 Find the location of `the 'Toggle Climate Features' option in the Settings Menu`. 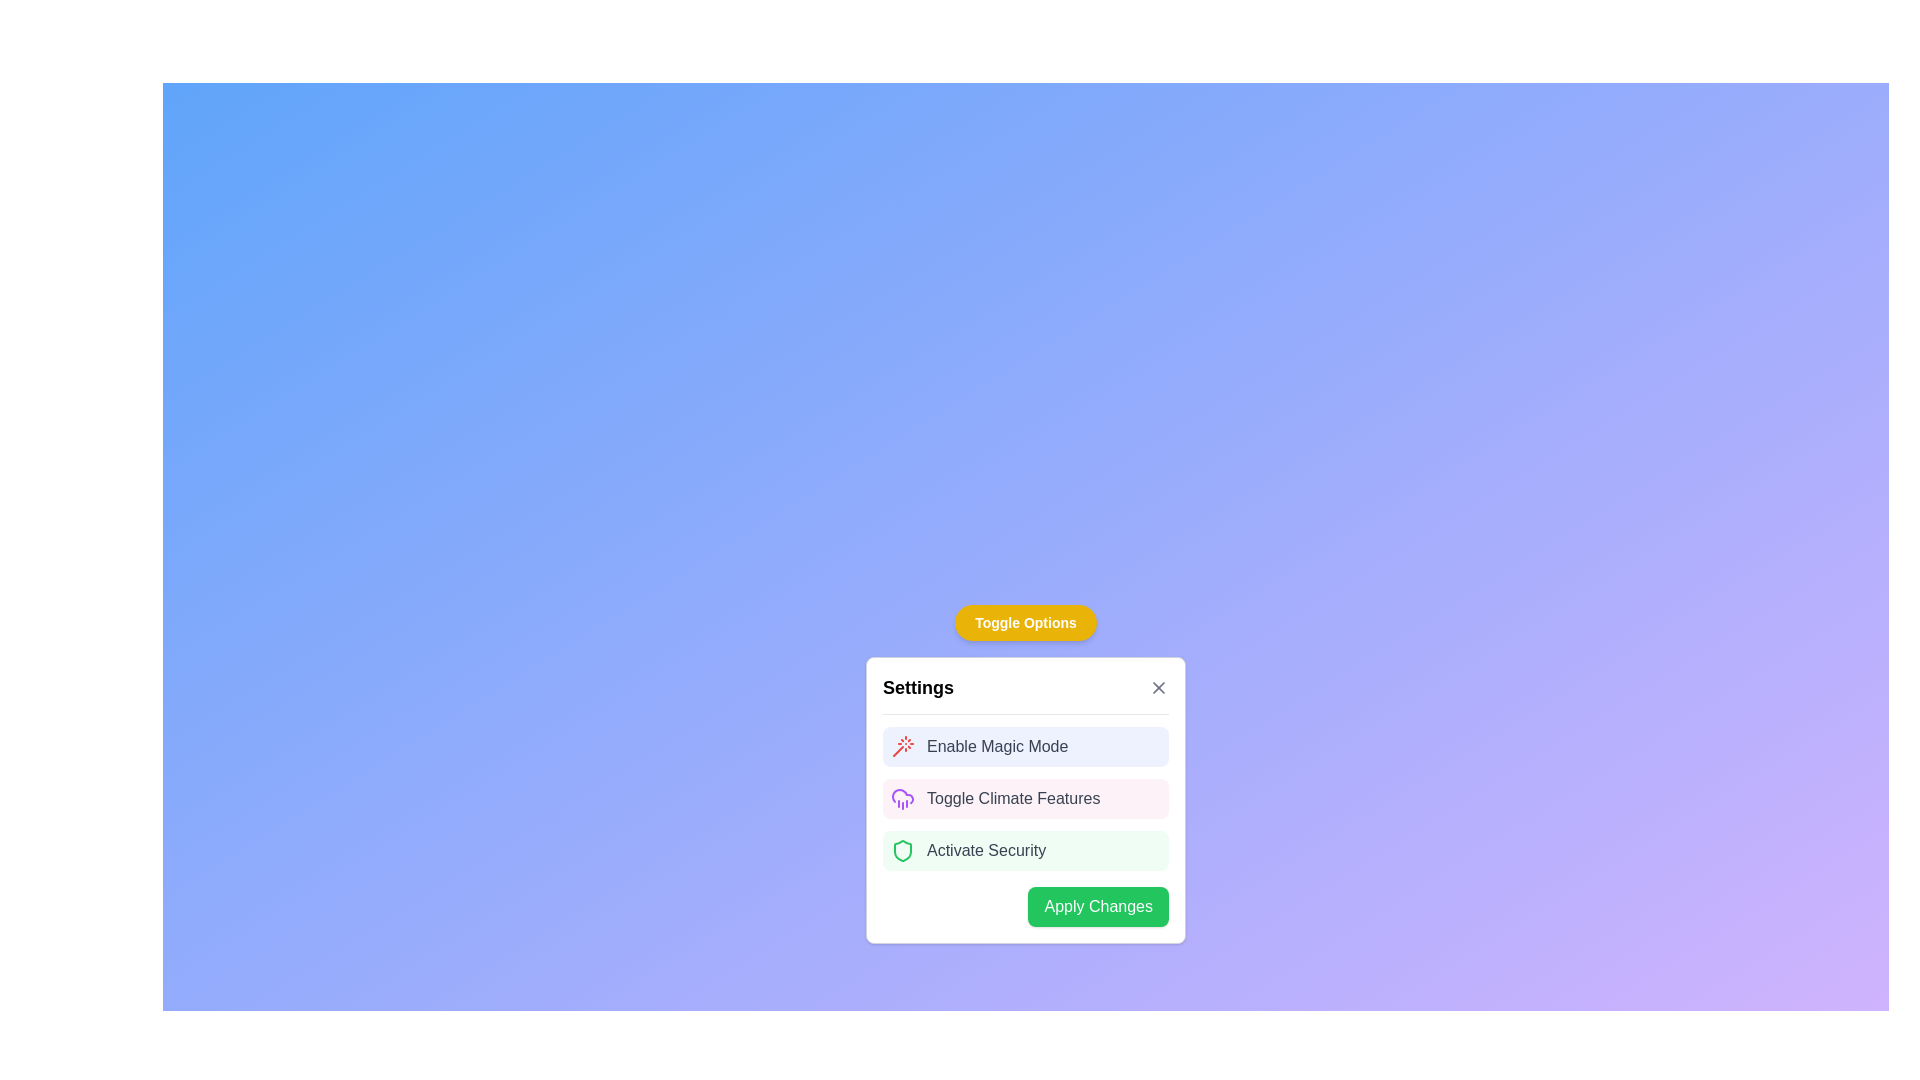

the 'Toggle Climate Features' option in the Settings Menu is located at coordinates (1026, 798).